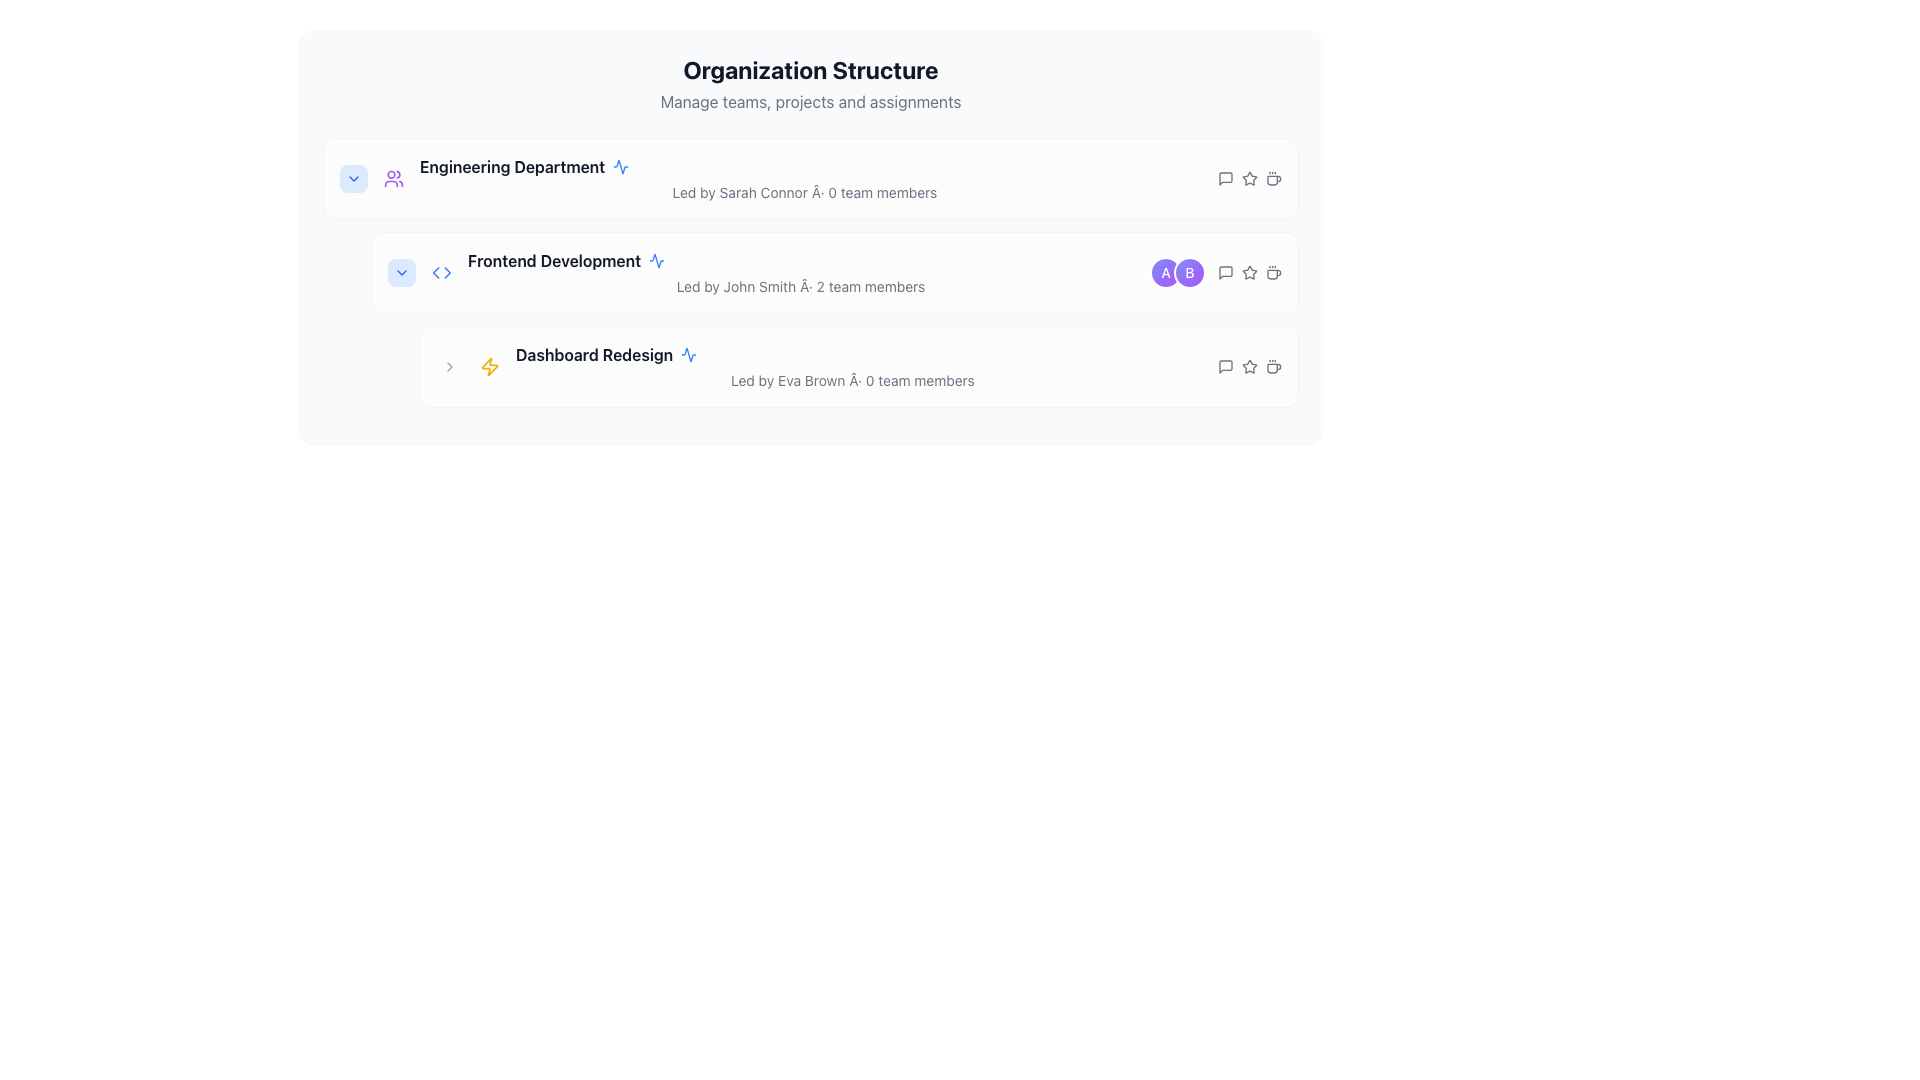  I want to click on the text label that reads 'Led by Eva Brown · 0 team members', located directly under the 'Dashboard Redesign' title, so click(853, 381).